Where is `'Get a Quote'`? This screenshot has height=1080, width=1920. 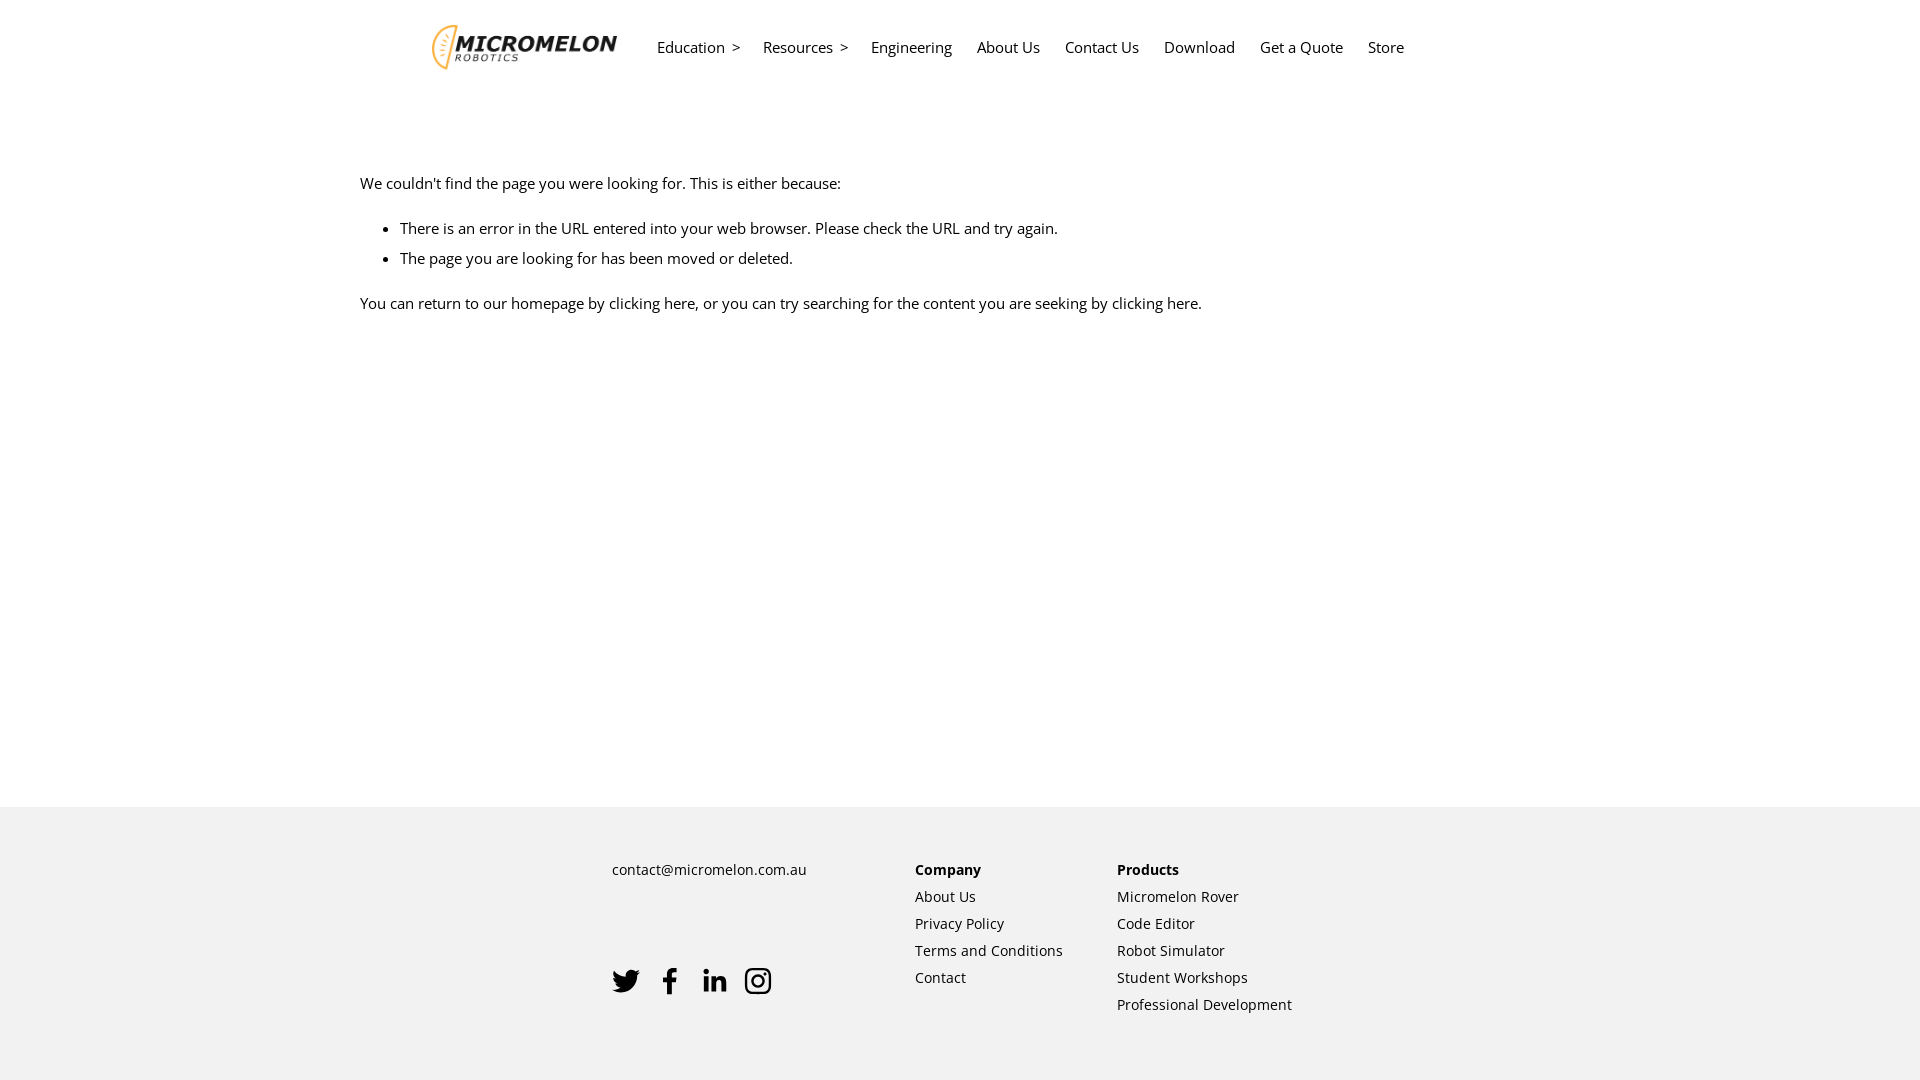 'Get a Quote' is located at coordinates (1301, 46).